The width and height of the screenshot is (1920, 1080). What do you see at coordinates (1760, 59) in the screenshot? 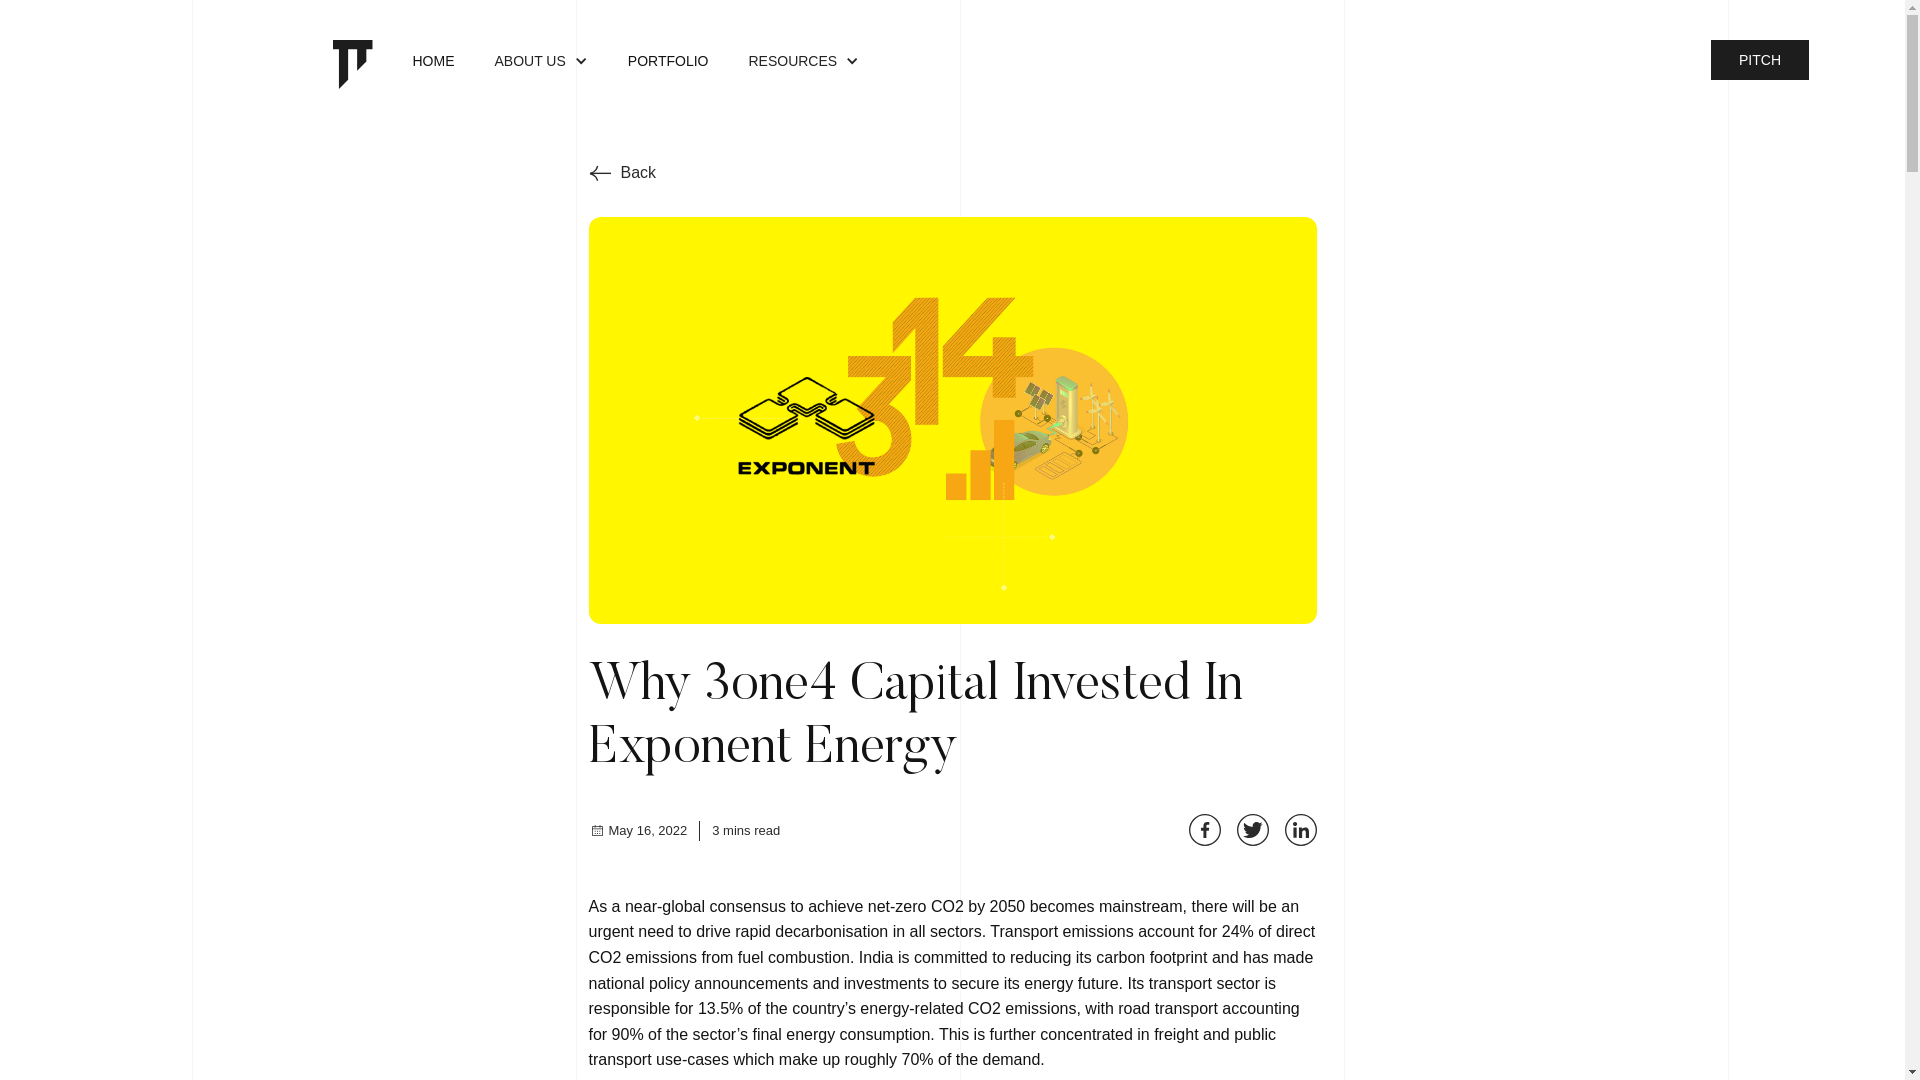
I see `'PITCH'` at bounding box center [1760, 59].